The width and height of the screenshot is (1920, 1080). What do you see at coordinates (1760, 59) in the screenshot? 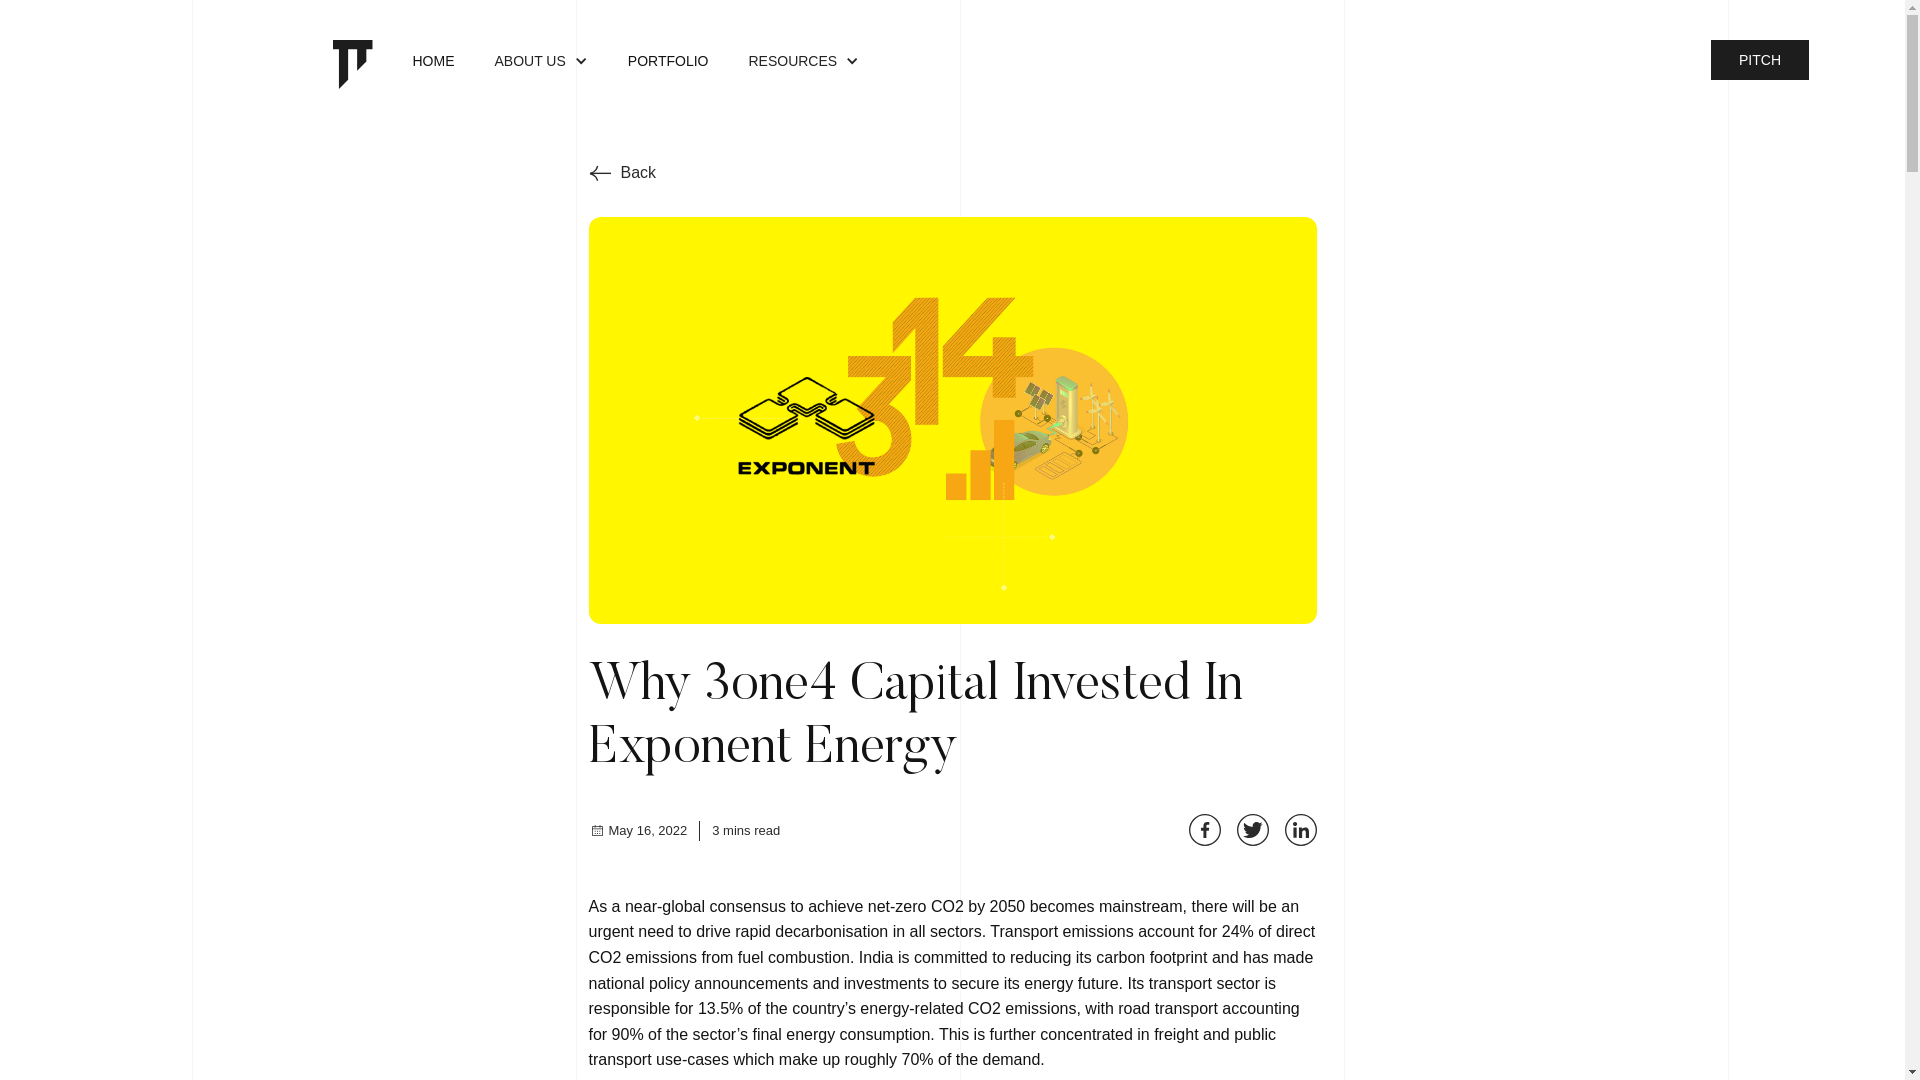
I see `'PITCH'` at bounding box center [1760, 59].